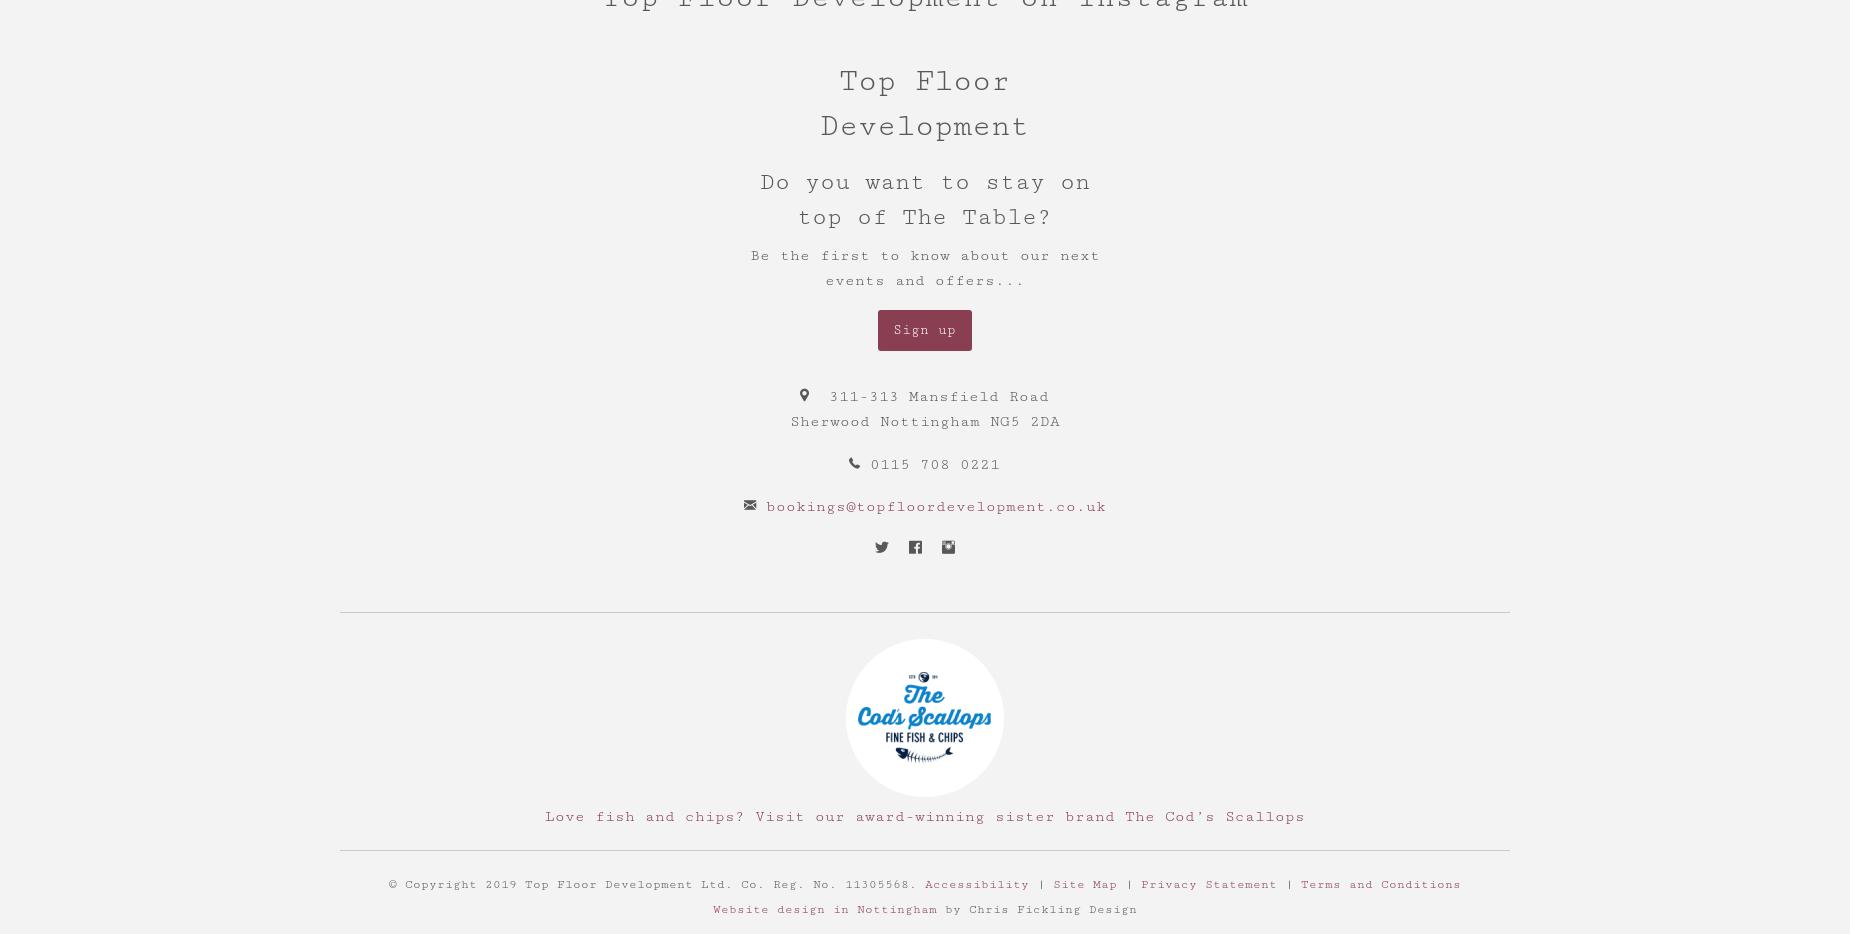 Image resolution: width=1850 pixels, height=934 pixels. Describe the element at coordinates (938, 394) in the screenshot. I see `'311-313 Mansfield Road'` at that location.